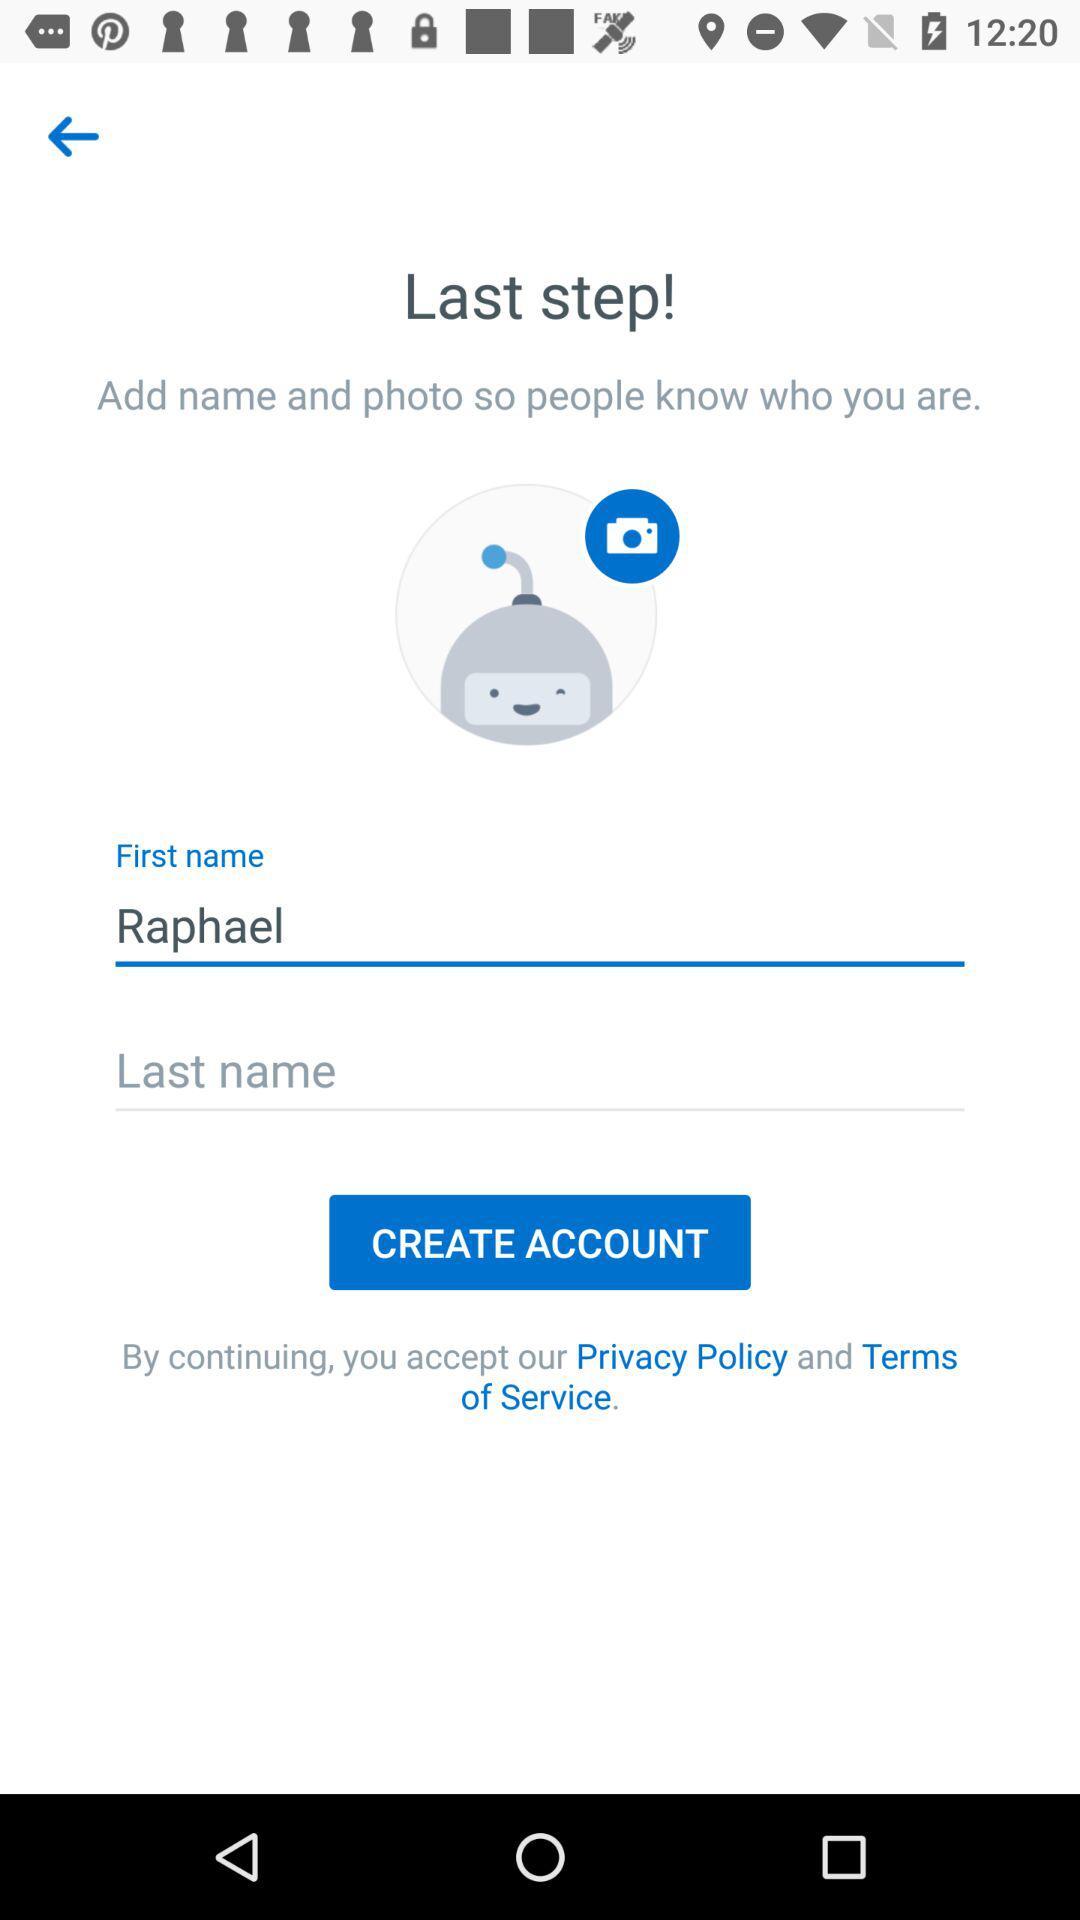 This screenshot has height=1920, width=1080. Describe the element at coordinates (540, 1241) in the screenshot. I see `the create account item` at that location.